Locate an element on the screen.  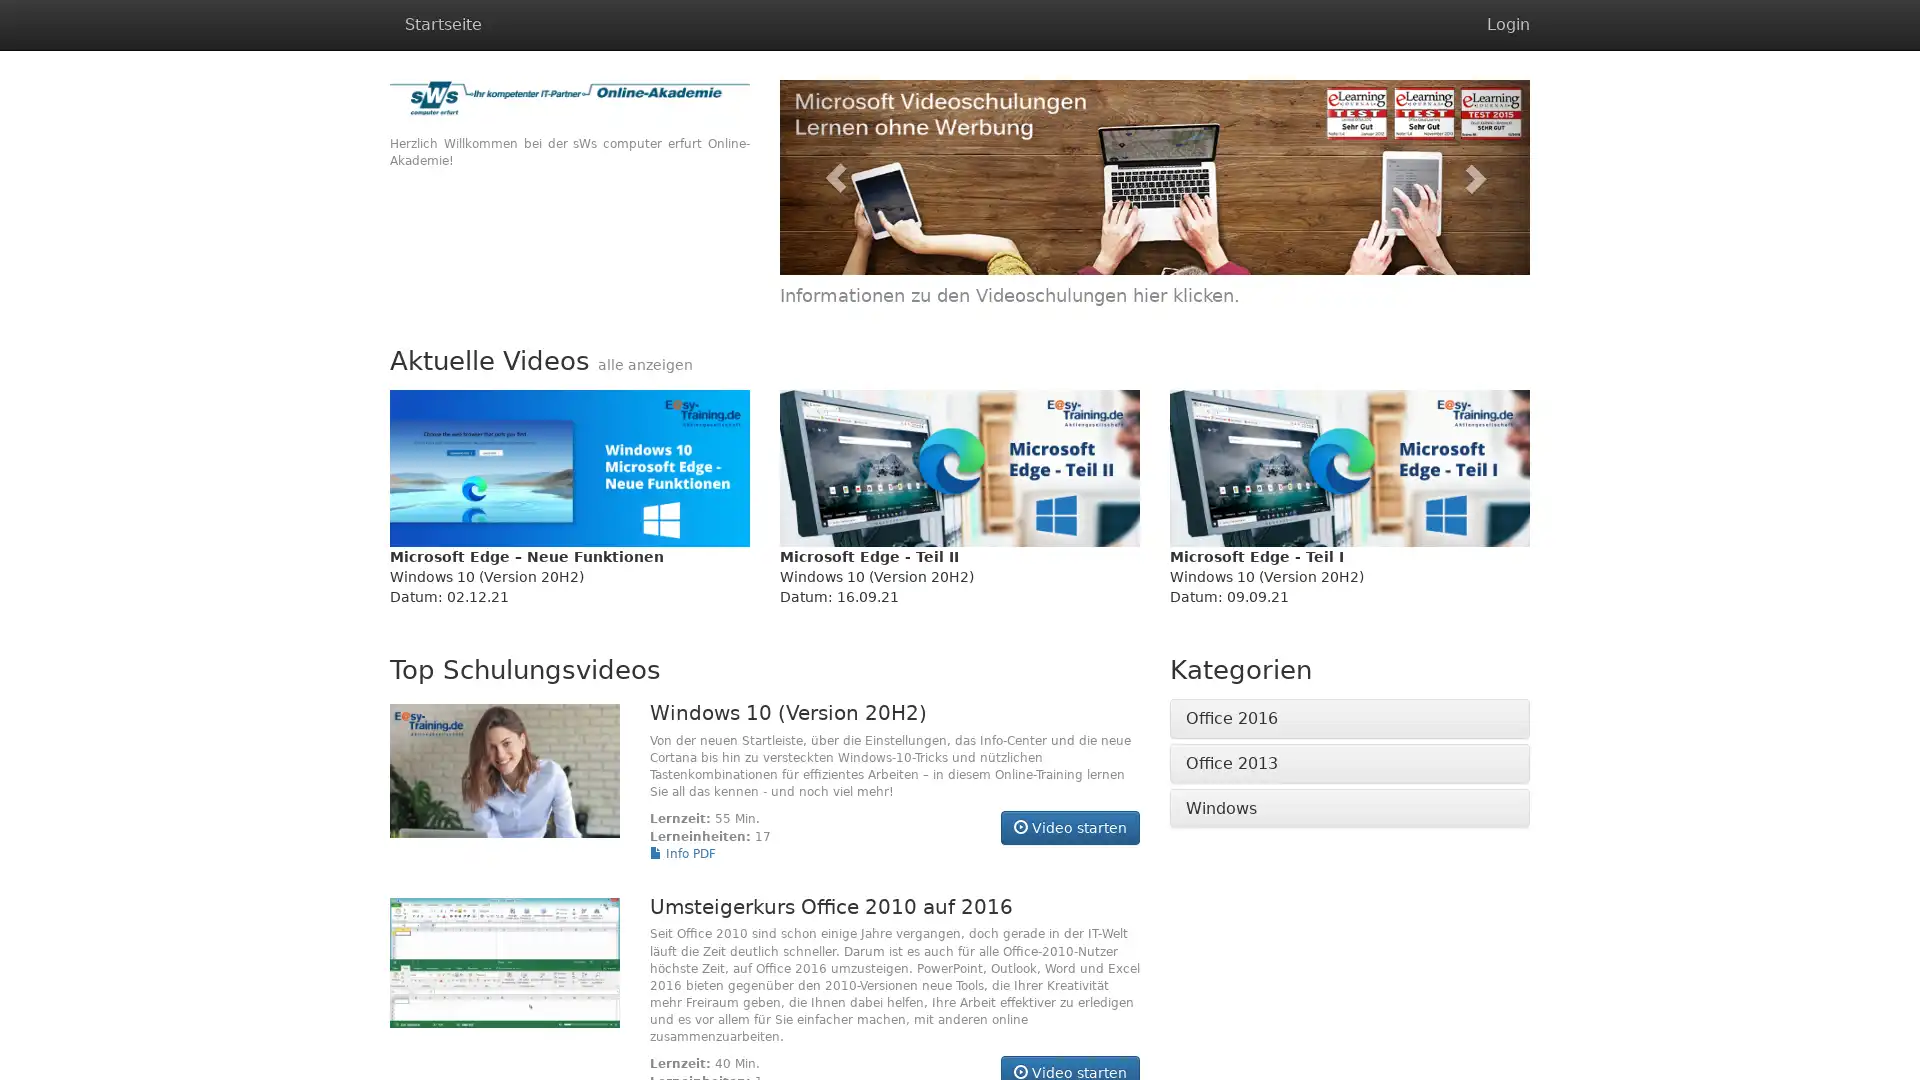
Zuruck is located at coordinates (835, 176).